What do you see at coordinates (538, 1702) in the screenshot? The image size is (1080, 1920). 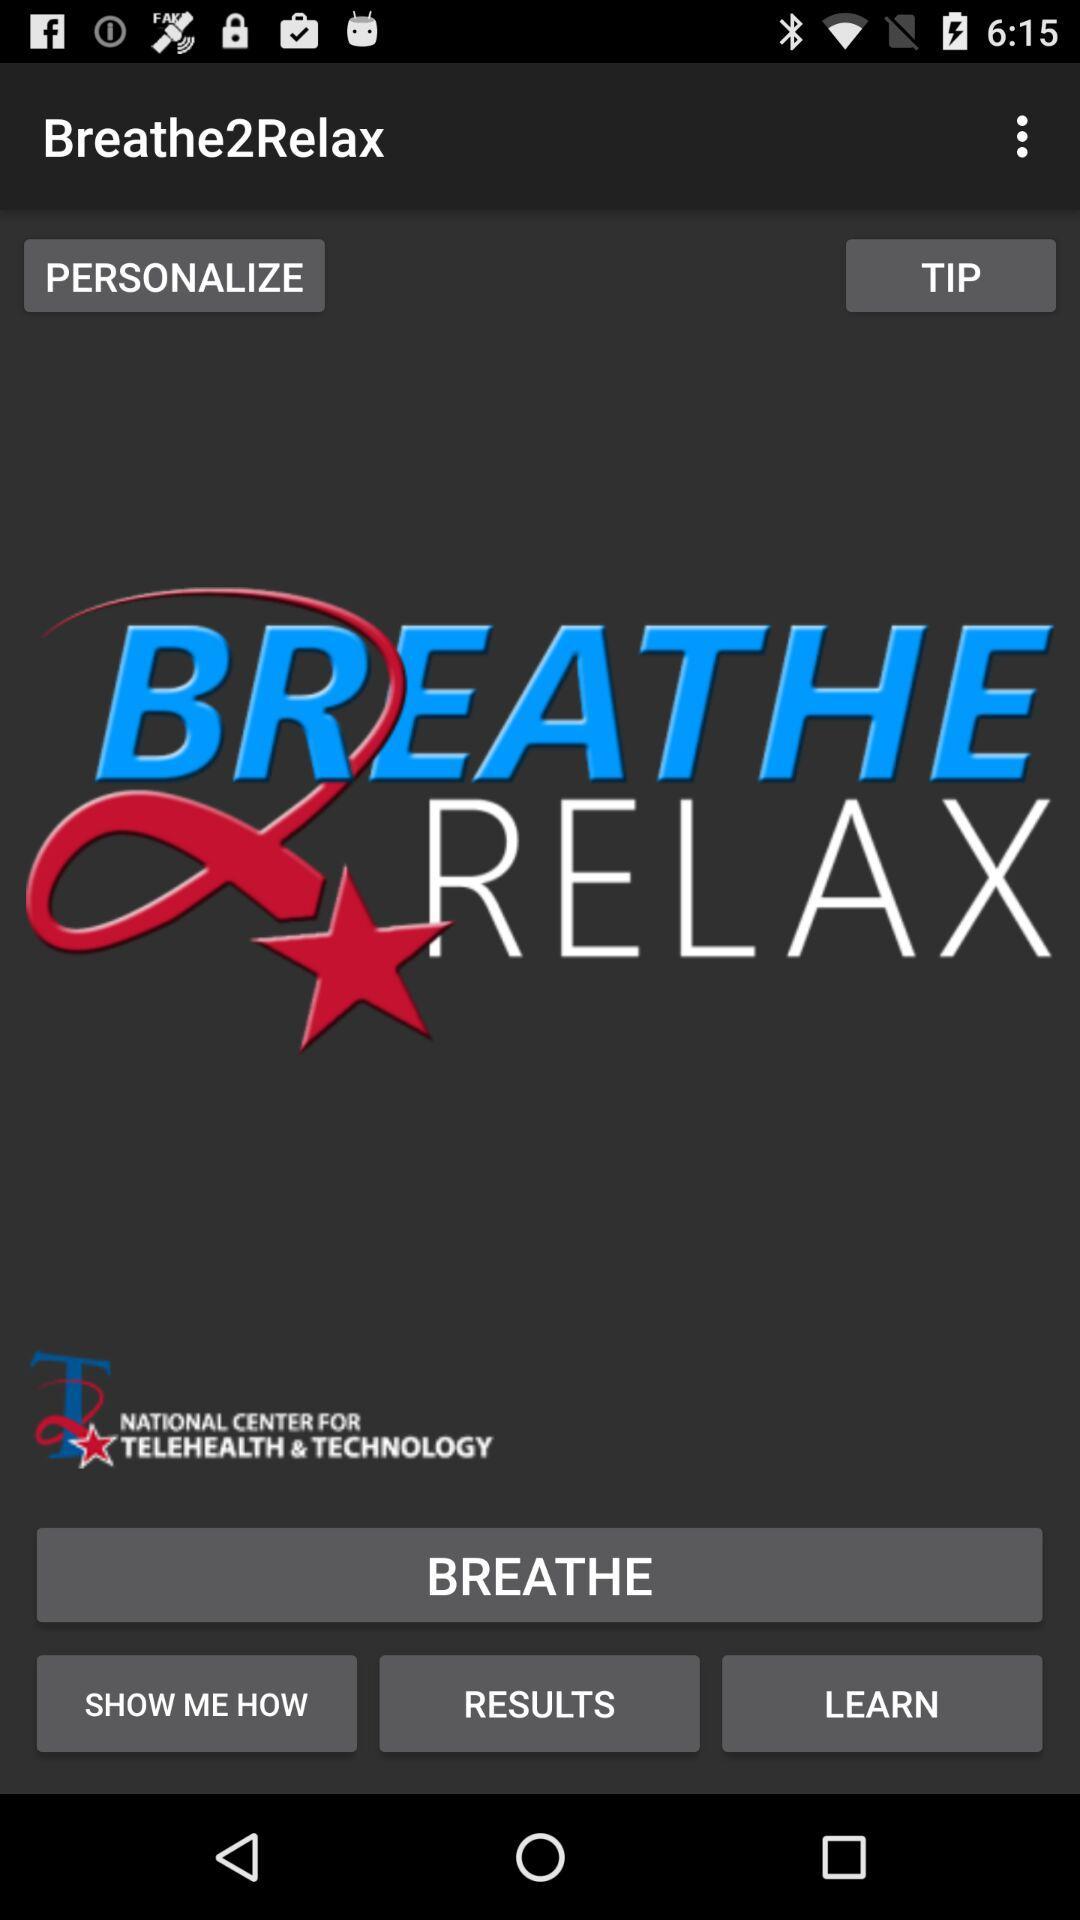 I see `the item to the right of the show me how` at bounding box center [538, 1702].